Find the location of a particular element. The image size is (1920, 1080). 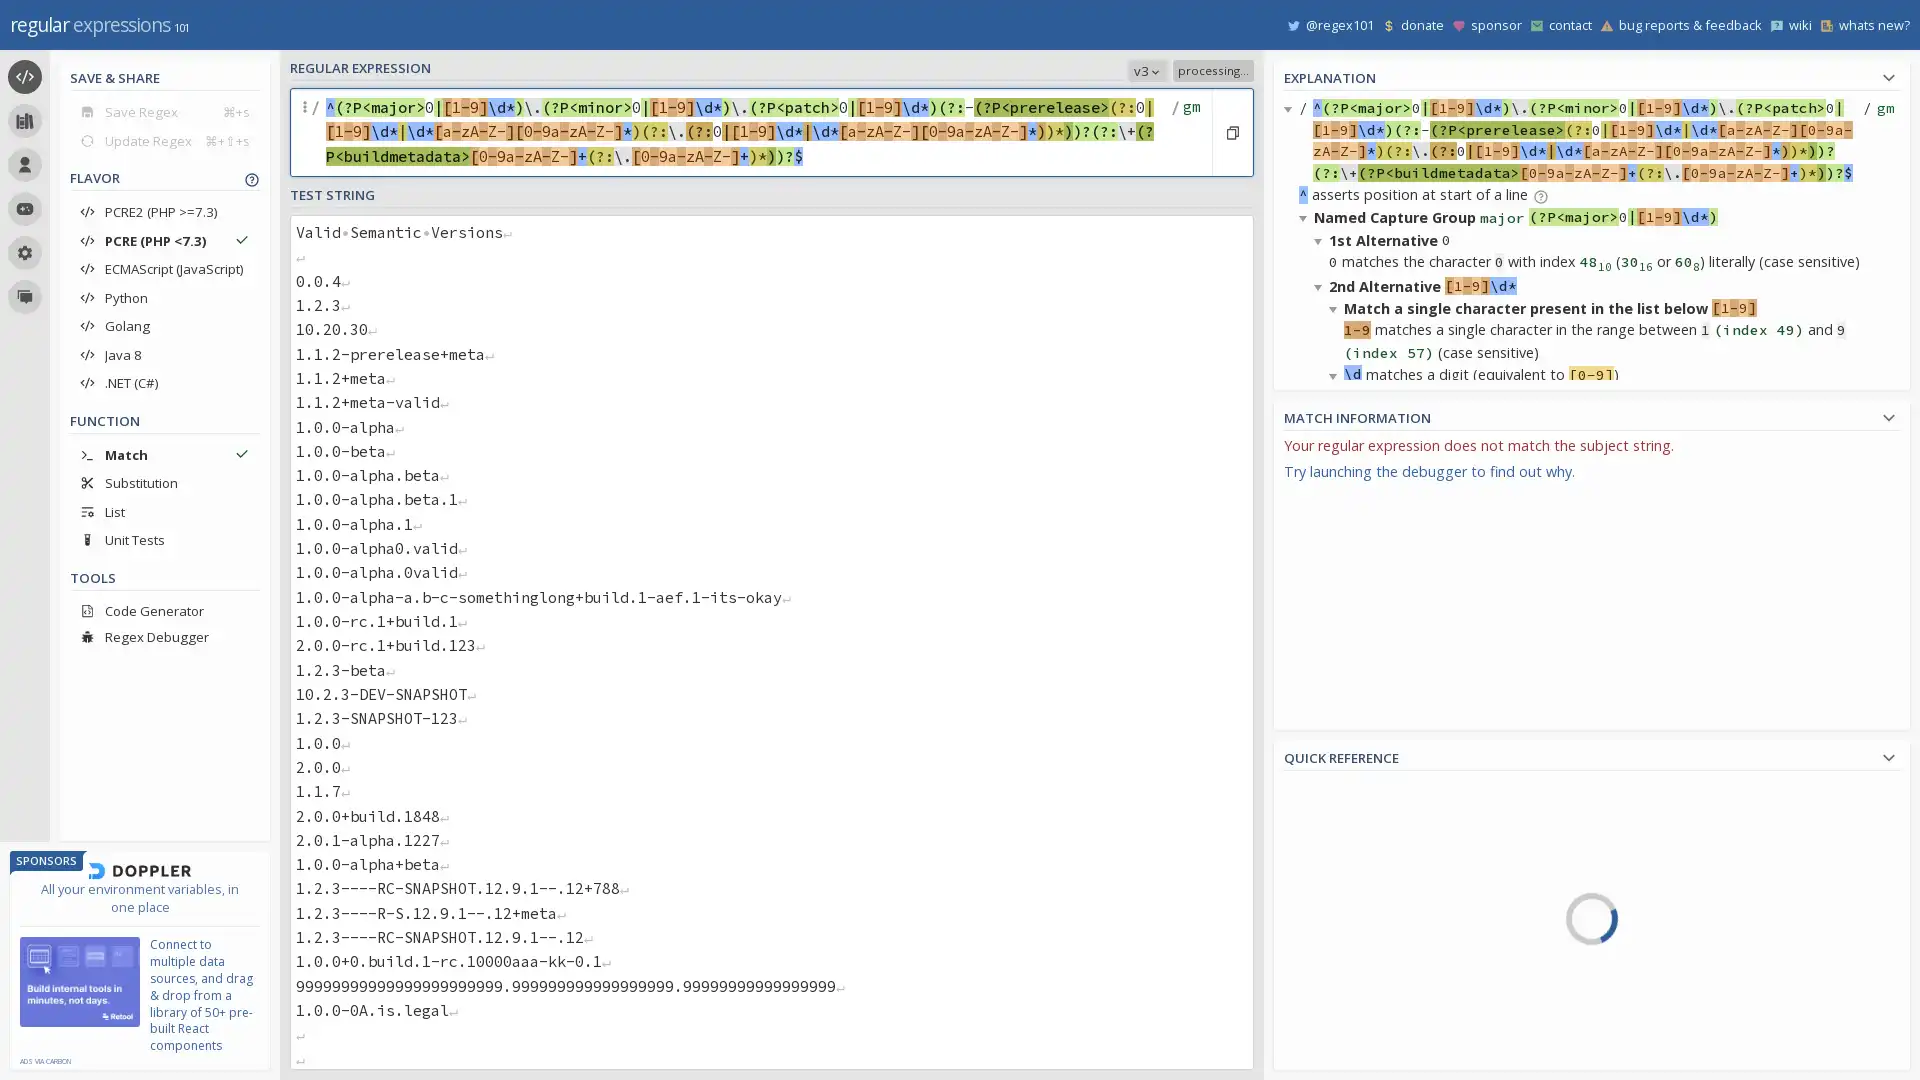

A character in the range: a-z [a-z] is located at coordinates (1691, 848).